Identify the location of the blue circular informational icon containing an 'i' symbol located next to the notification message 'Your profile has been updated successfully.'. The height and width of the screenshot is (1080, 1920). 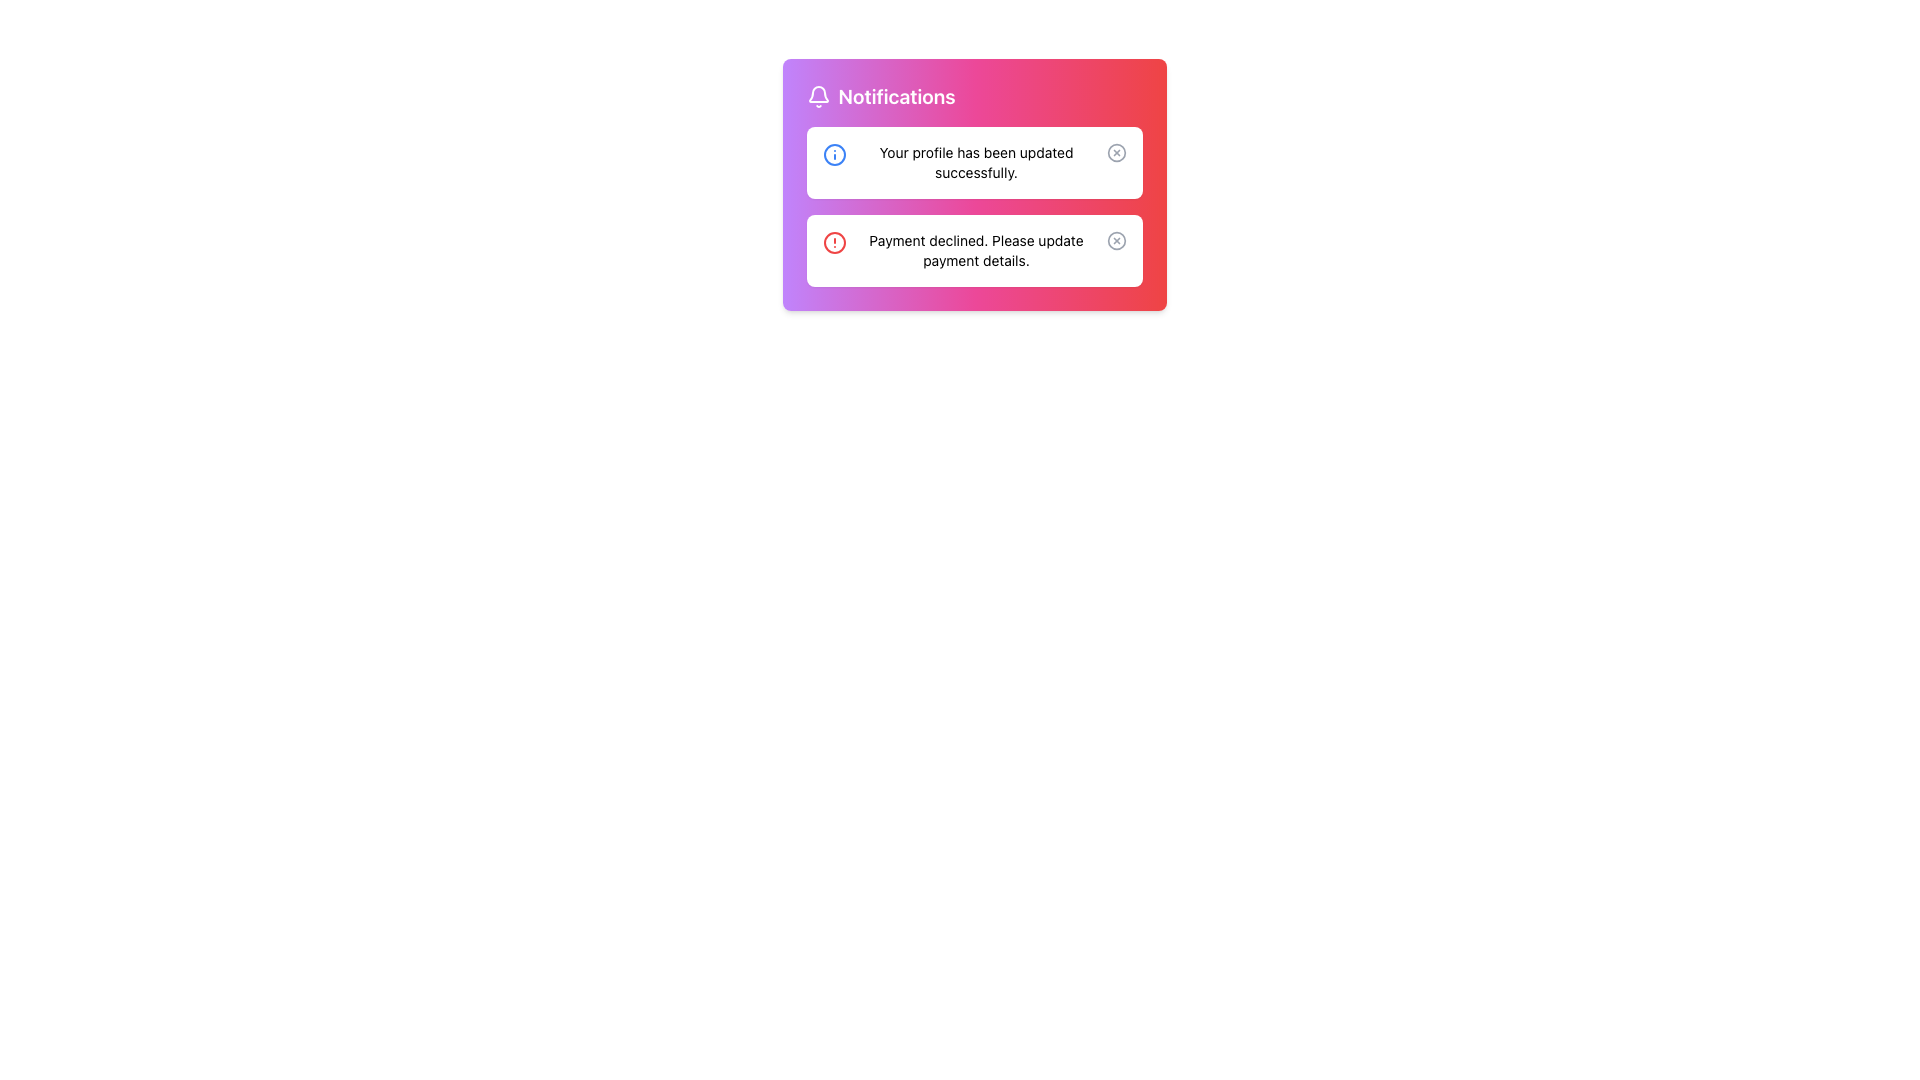
(834, 153).